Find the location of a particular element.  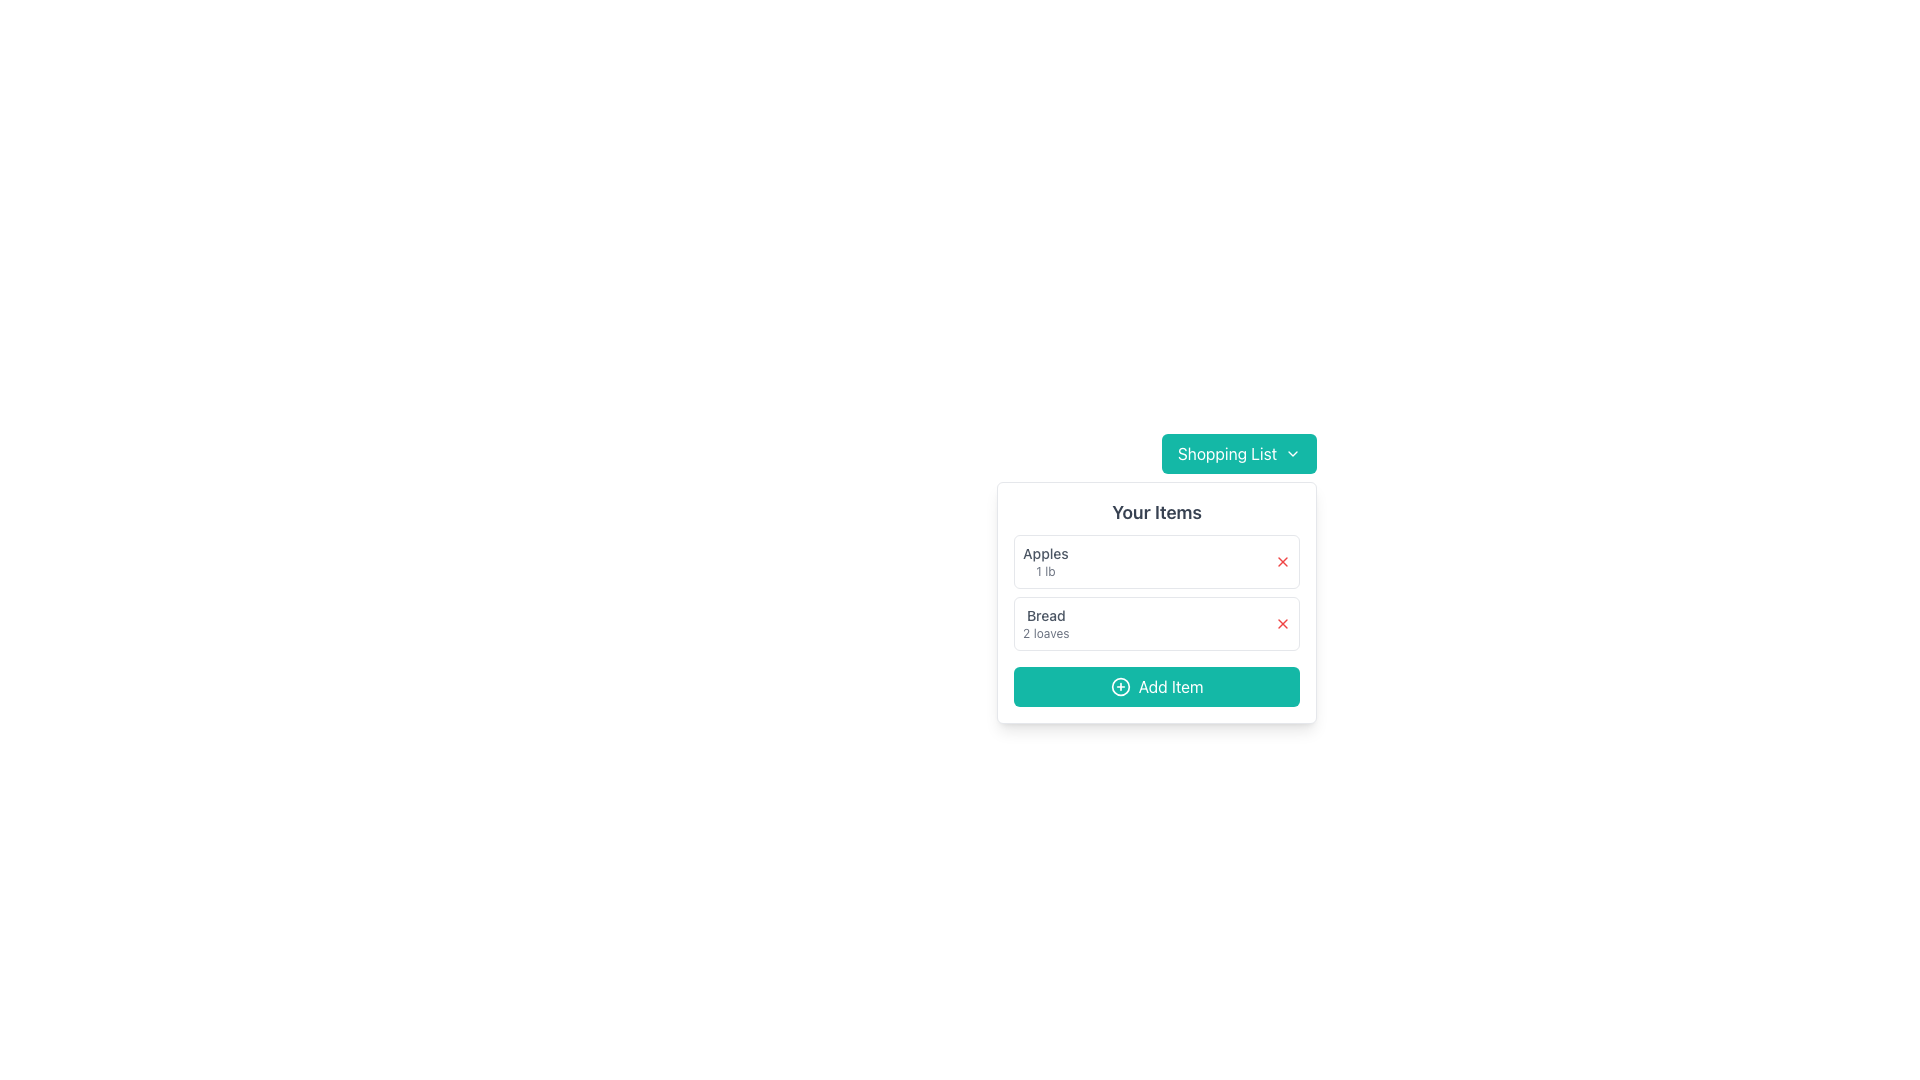

the circular add icon with a plus symbol inside the 'Add Item' button, which is styled with a teal stroke and is located to the left of the text is located at coordinates (1120, 685).